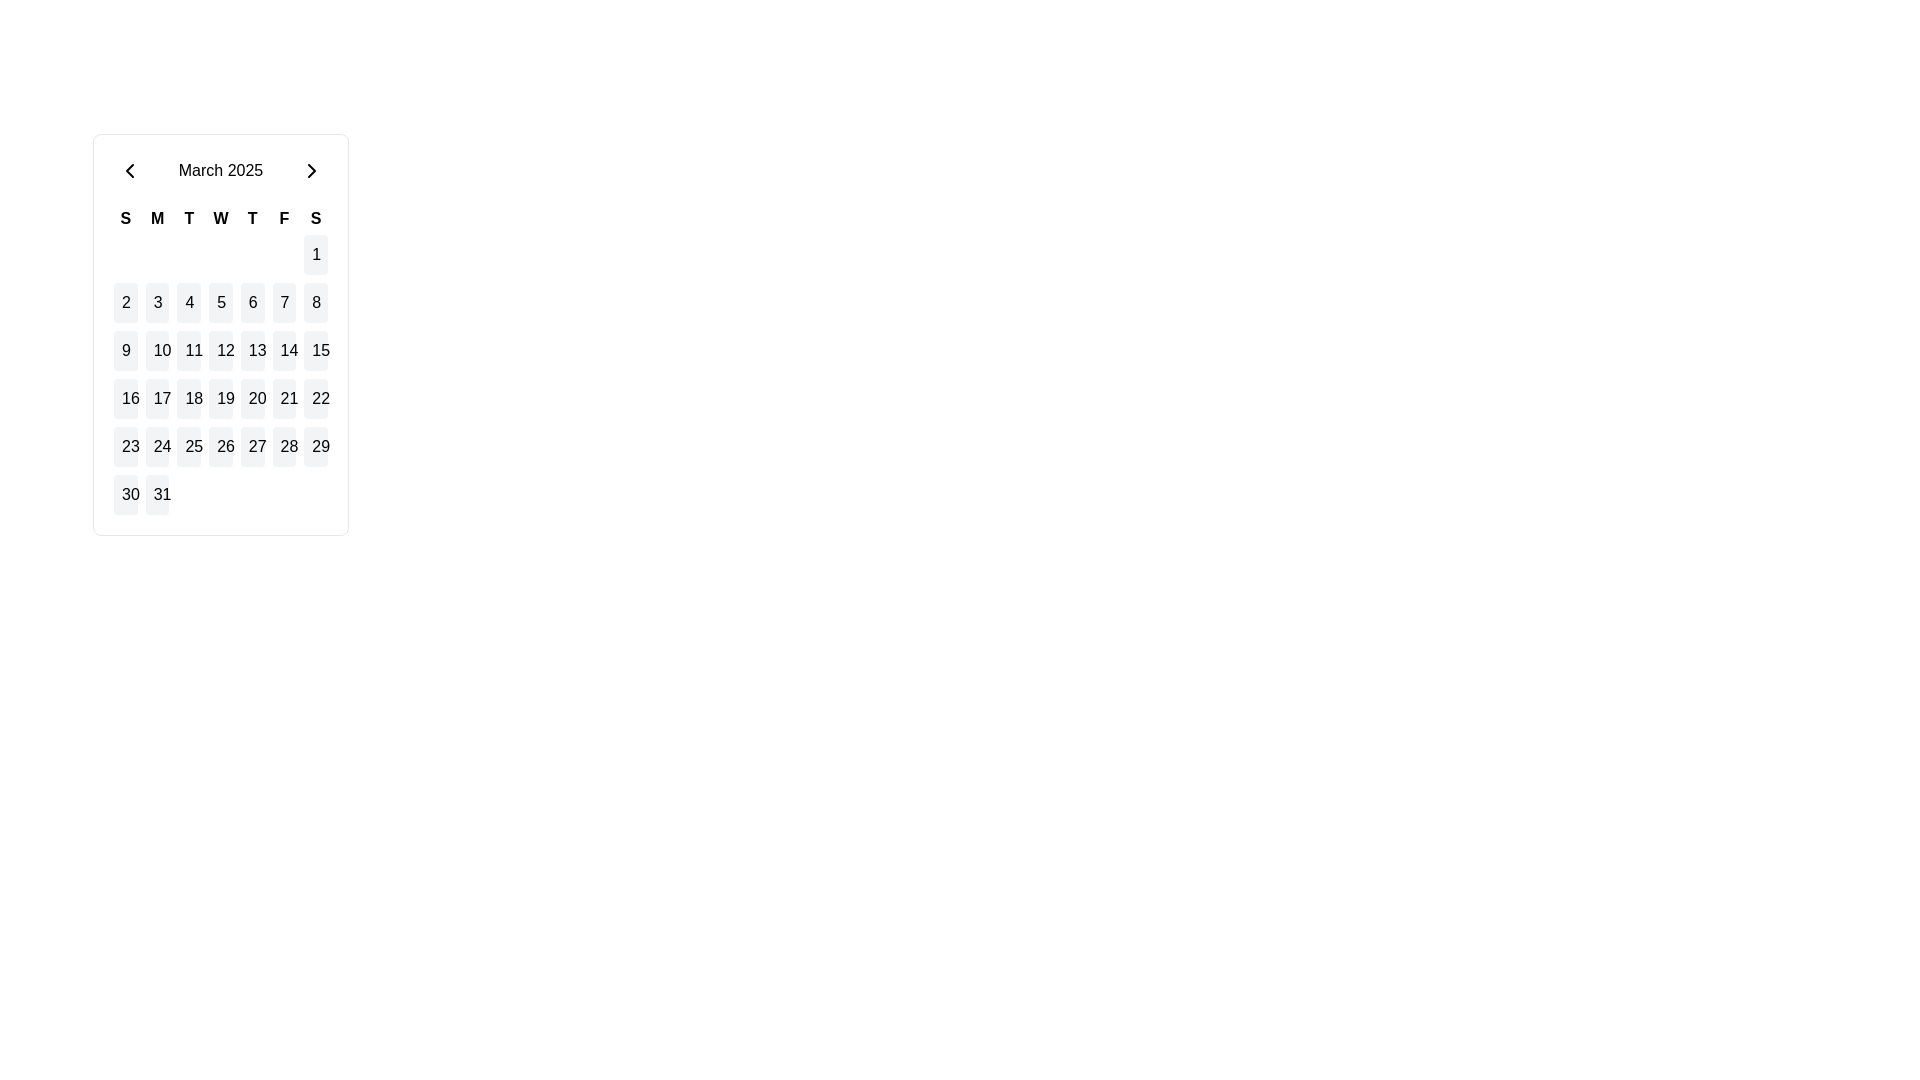 Image resolution: width=1920 pixels, height=1080 pixels. I want to click on the square button with a rounded design and the number '21' centered inside it, located in the fourth row and sixth column of the calendar grid, so click(283, 398).